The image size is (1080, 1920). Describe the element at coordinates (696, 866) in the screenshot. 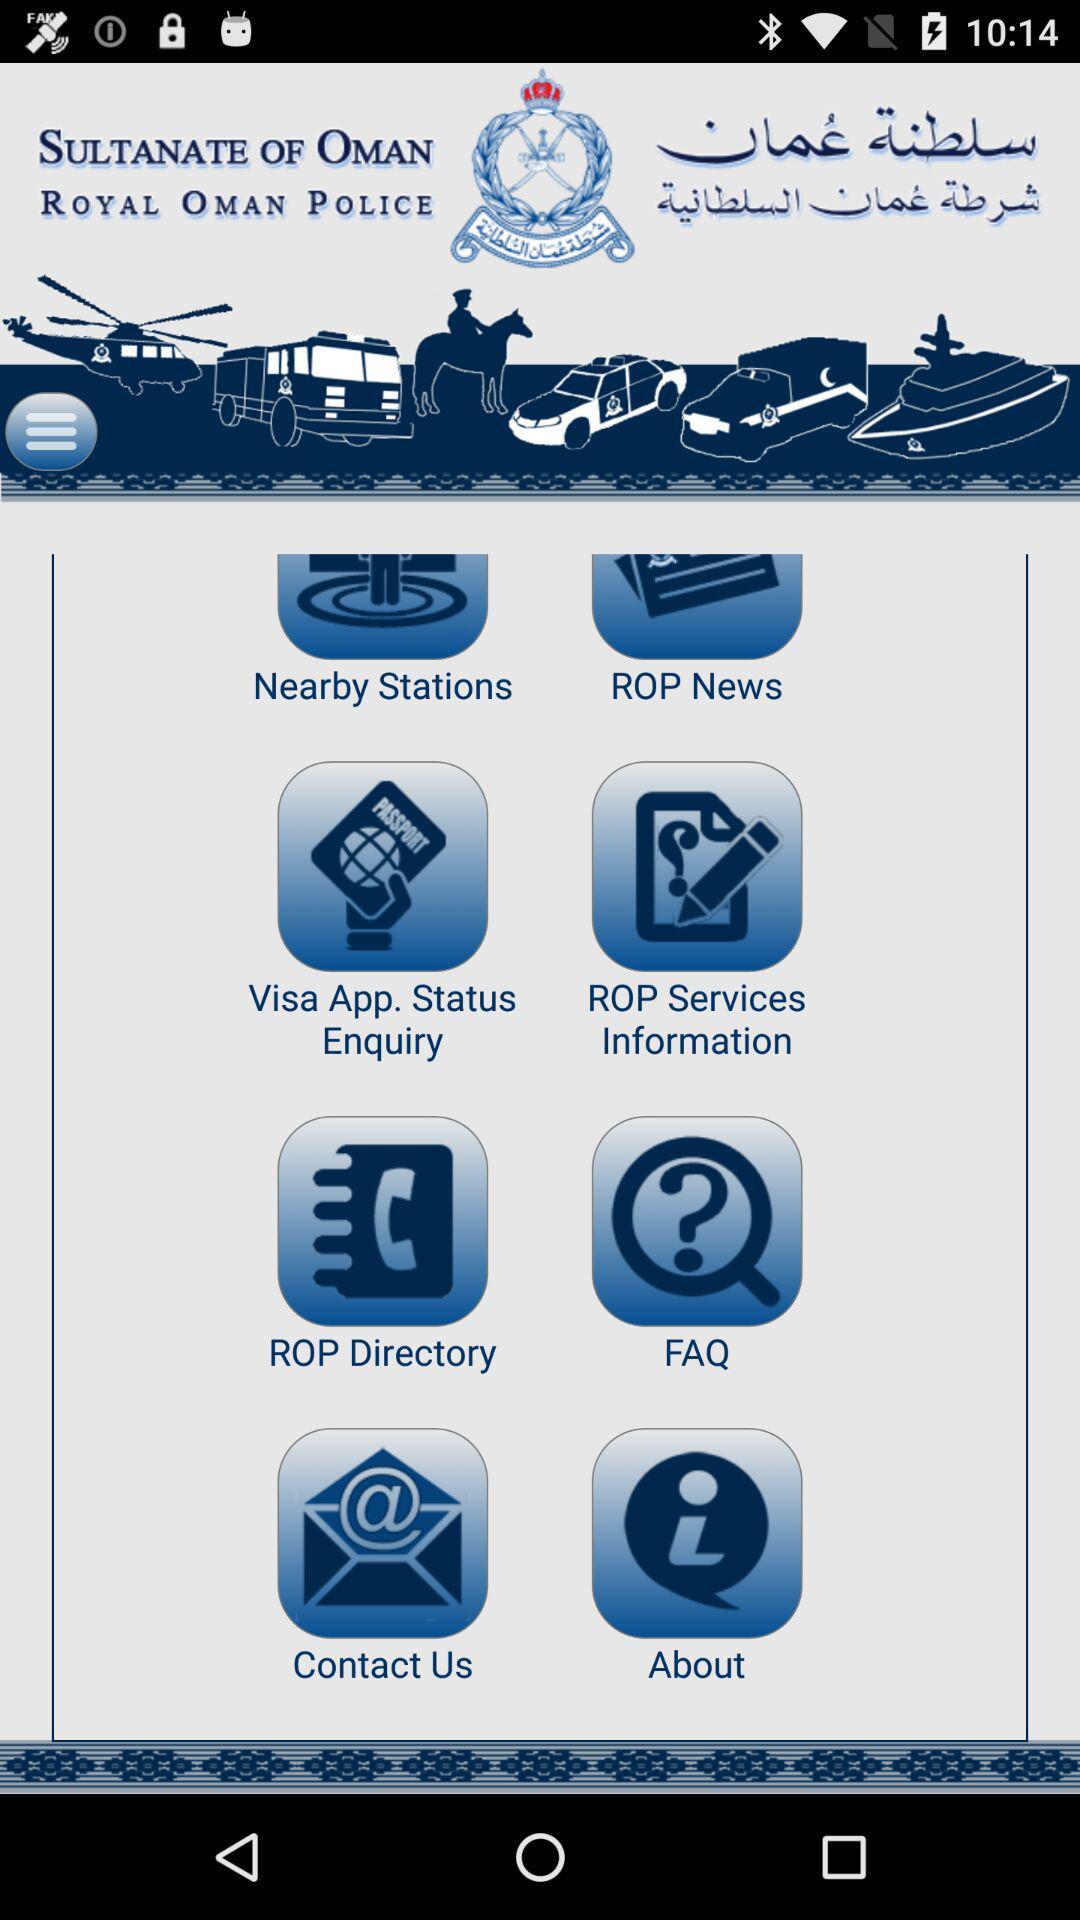

I see `rop services` at that location.